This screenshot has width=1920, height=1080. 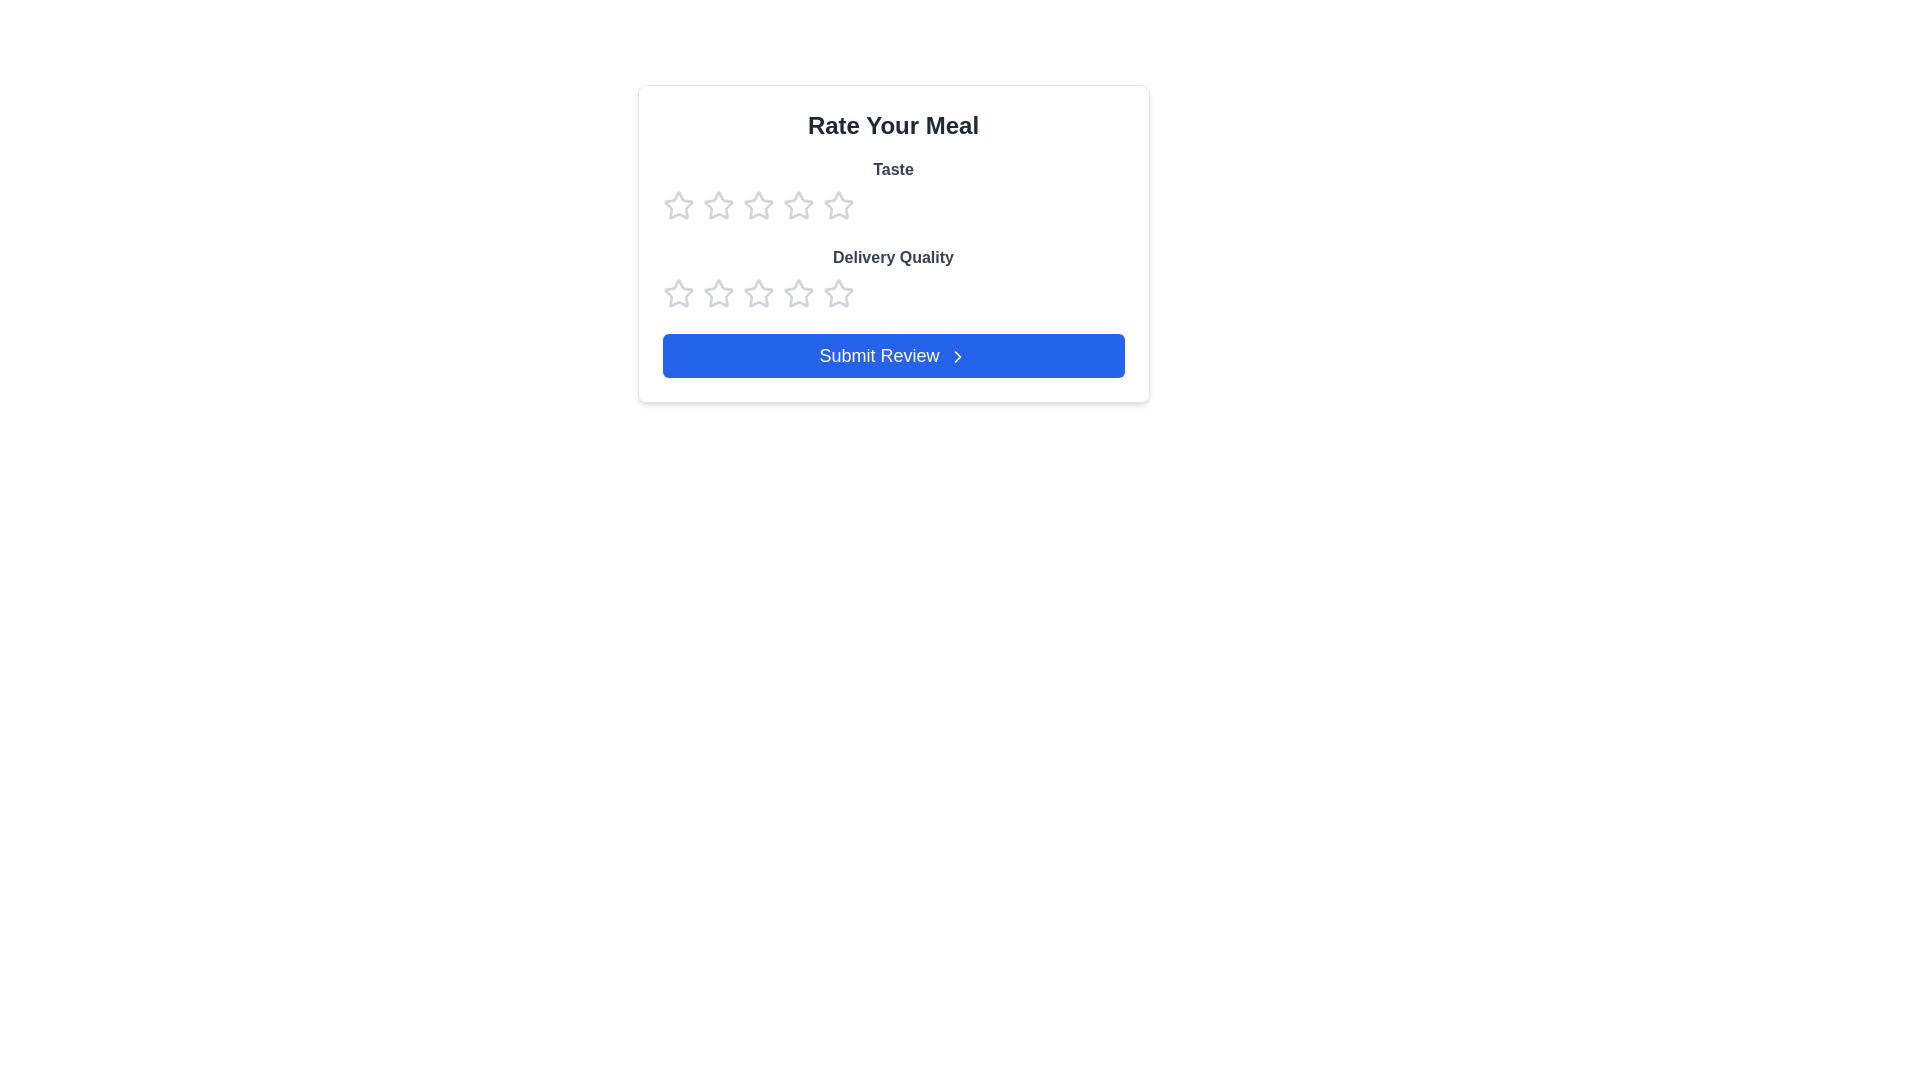 I want to click on the second star-shaped icon in the rating section labeled 'Taste' to rate it, so click(x=718, y=205).